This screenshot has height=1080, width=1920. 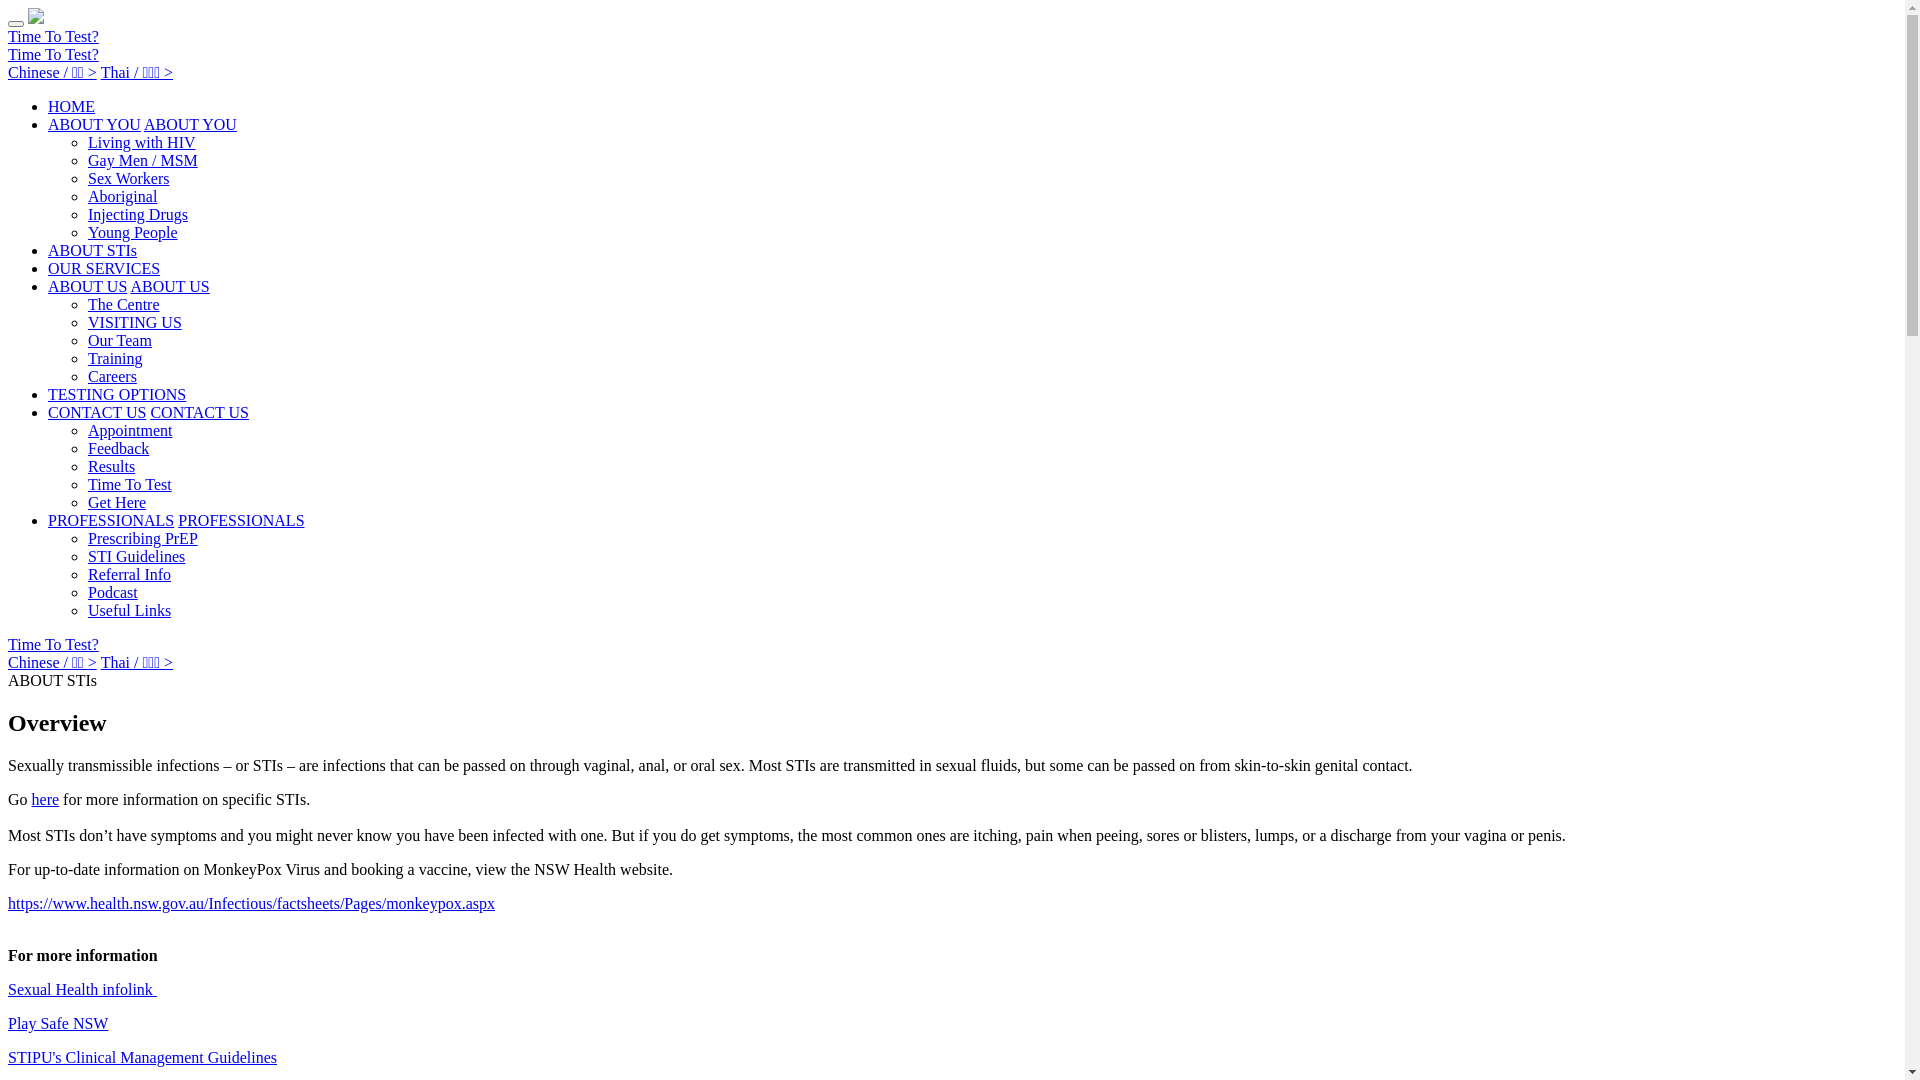 I want to click on 'ABOUT US', so click(x=48, y=286).